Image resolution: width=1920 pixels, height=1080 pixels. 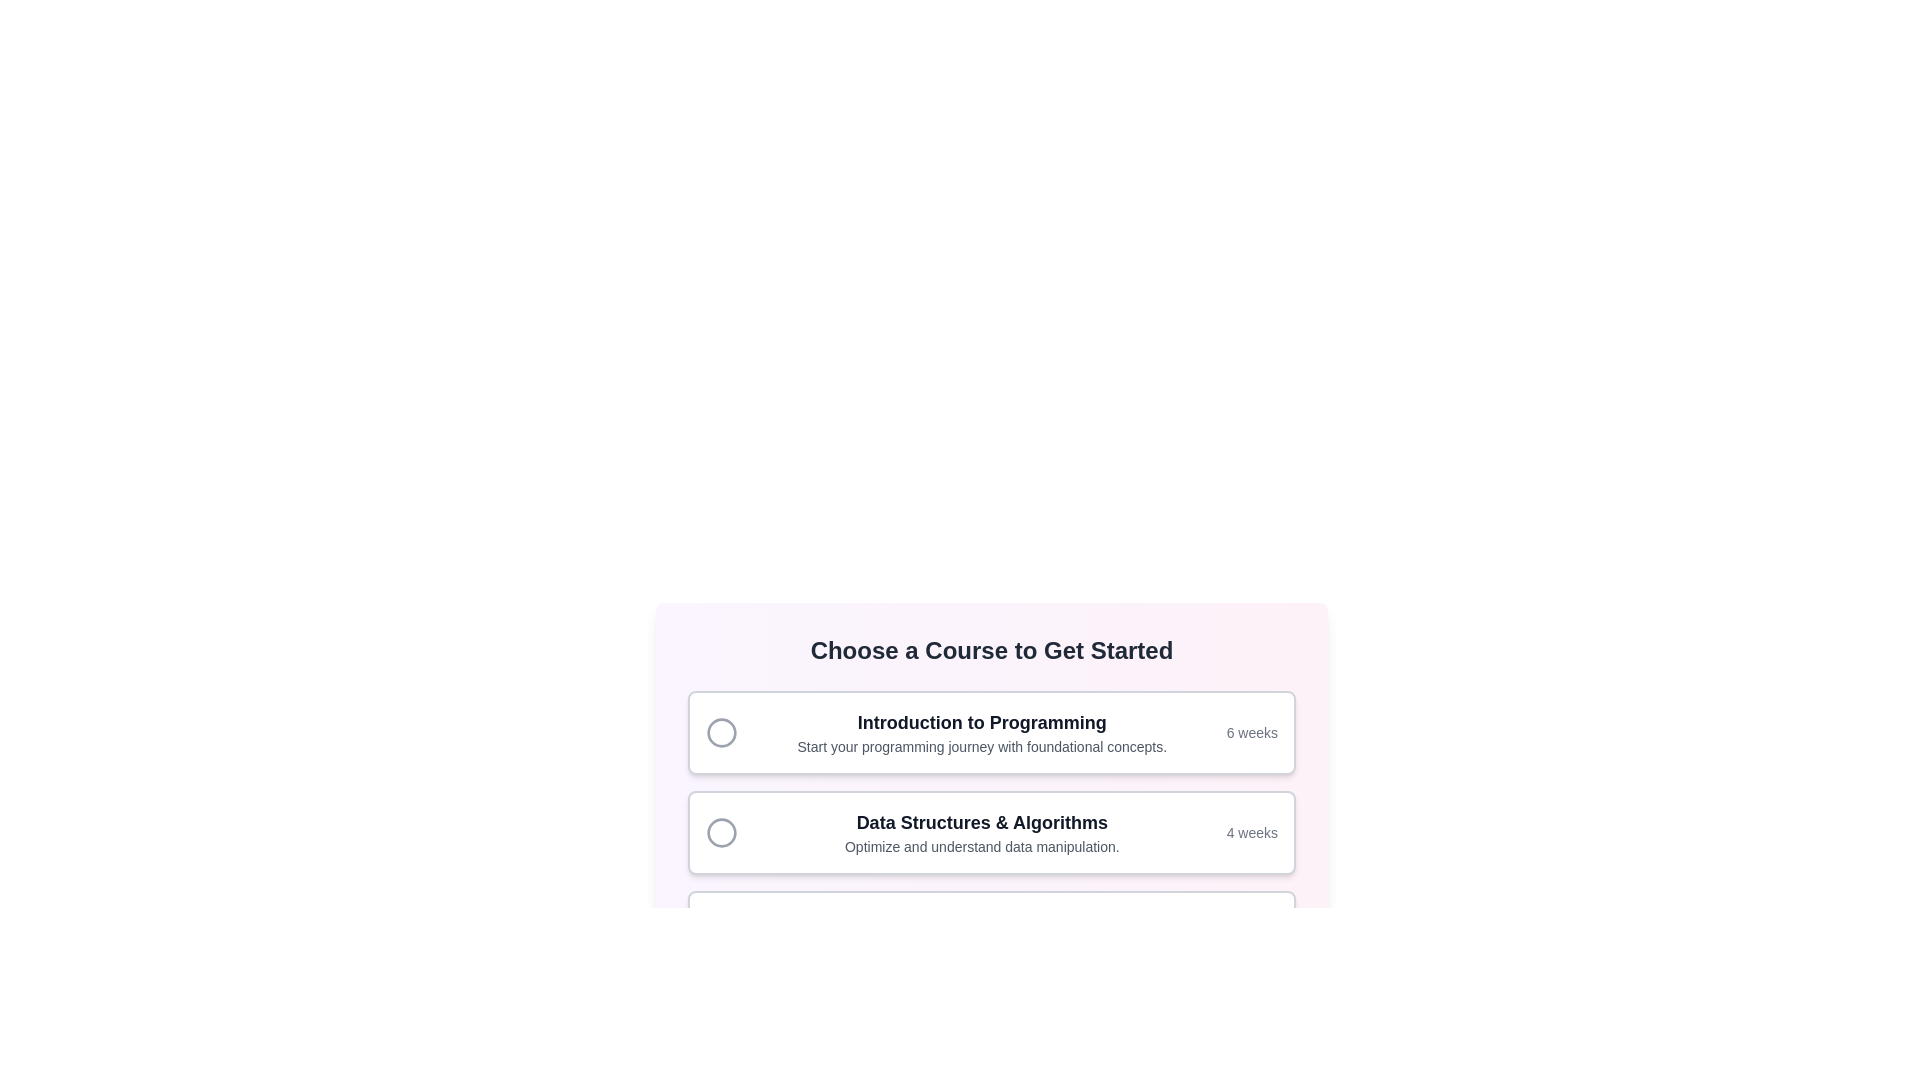 I want to click on text label that identifies the course option, positioned above the paragraph stating 'Optimize and understand data manipulation.' in the second card of the vertical stack, so click(x=982, y=822).